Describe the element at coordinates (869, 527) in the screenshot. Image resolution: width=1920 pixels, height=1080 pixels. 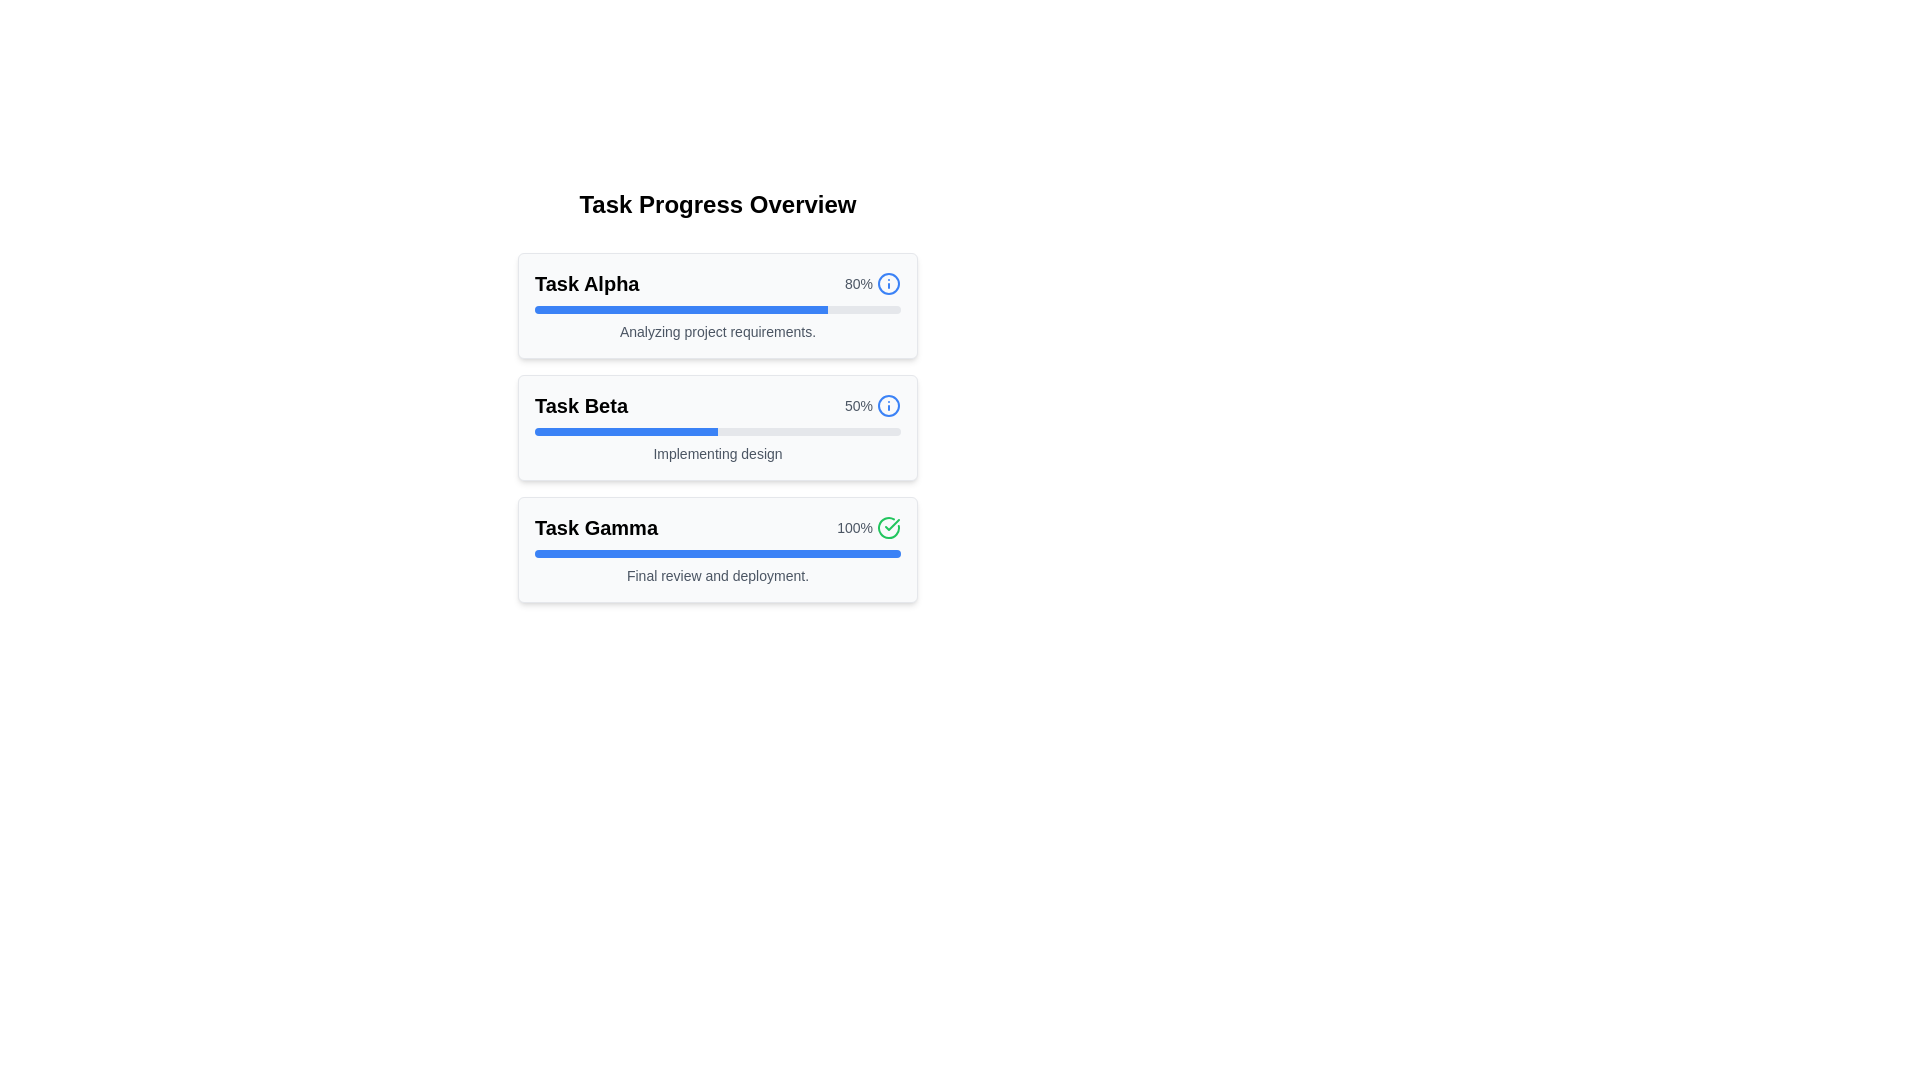
I see `text of the completion indicator that visually indicates a completion status of 100% for the associated task in 'Task Gamma'` at that location.